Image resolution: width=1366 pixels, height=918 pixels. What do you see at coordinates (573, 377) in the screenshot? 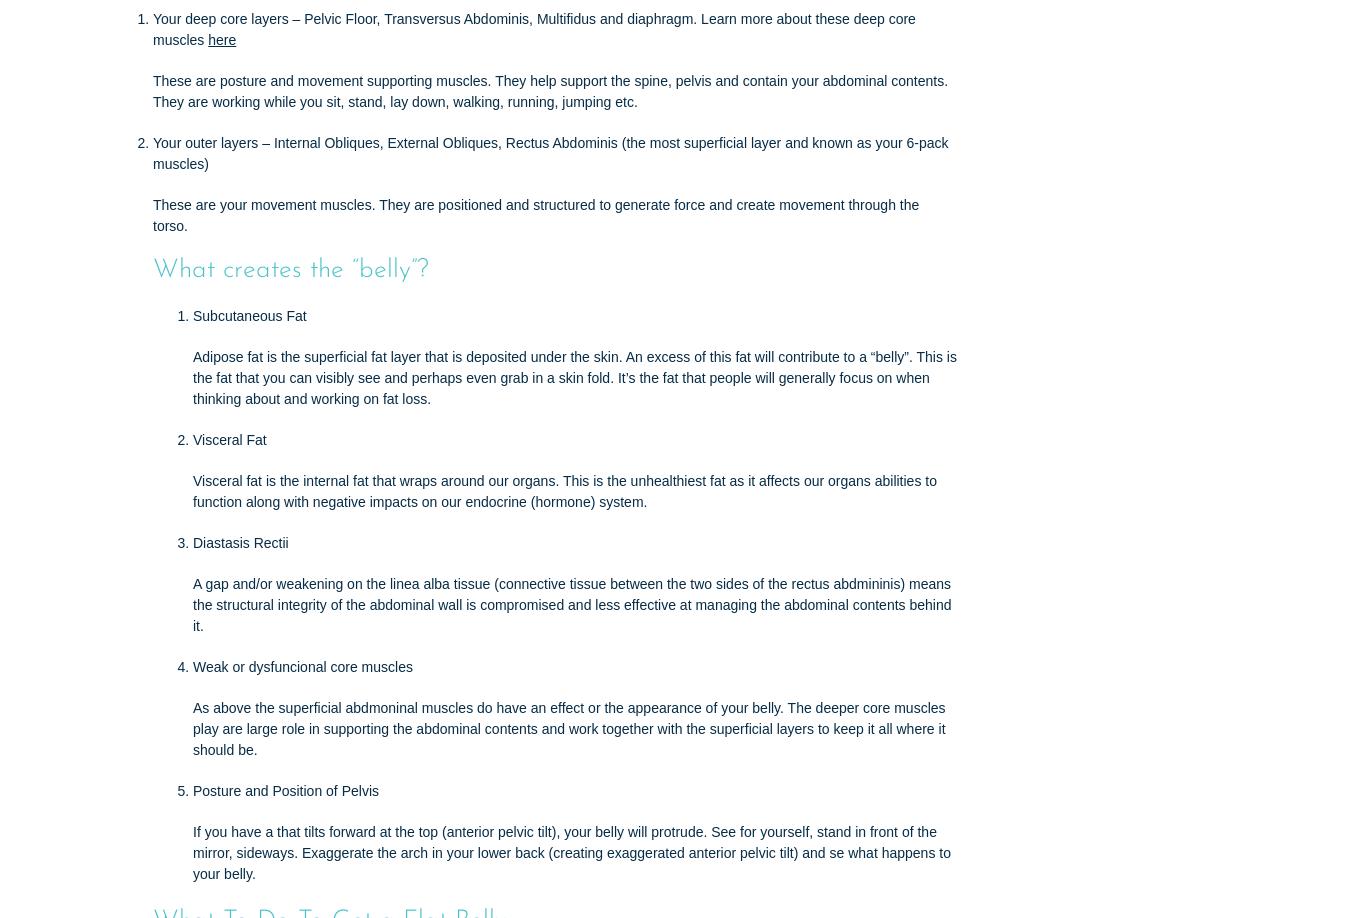
I see `'Adipose fat is the superficial fat layer that is deposited under the skin. An excess of this fat will contribute to a “belly”. This is the fat that you can visibly see and perhaps even grab in a skin fold. It’s the fat that people will generally focus on when thinking about and working on fat loss.'` at bounding box center [573, 377].